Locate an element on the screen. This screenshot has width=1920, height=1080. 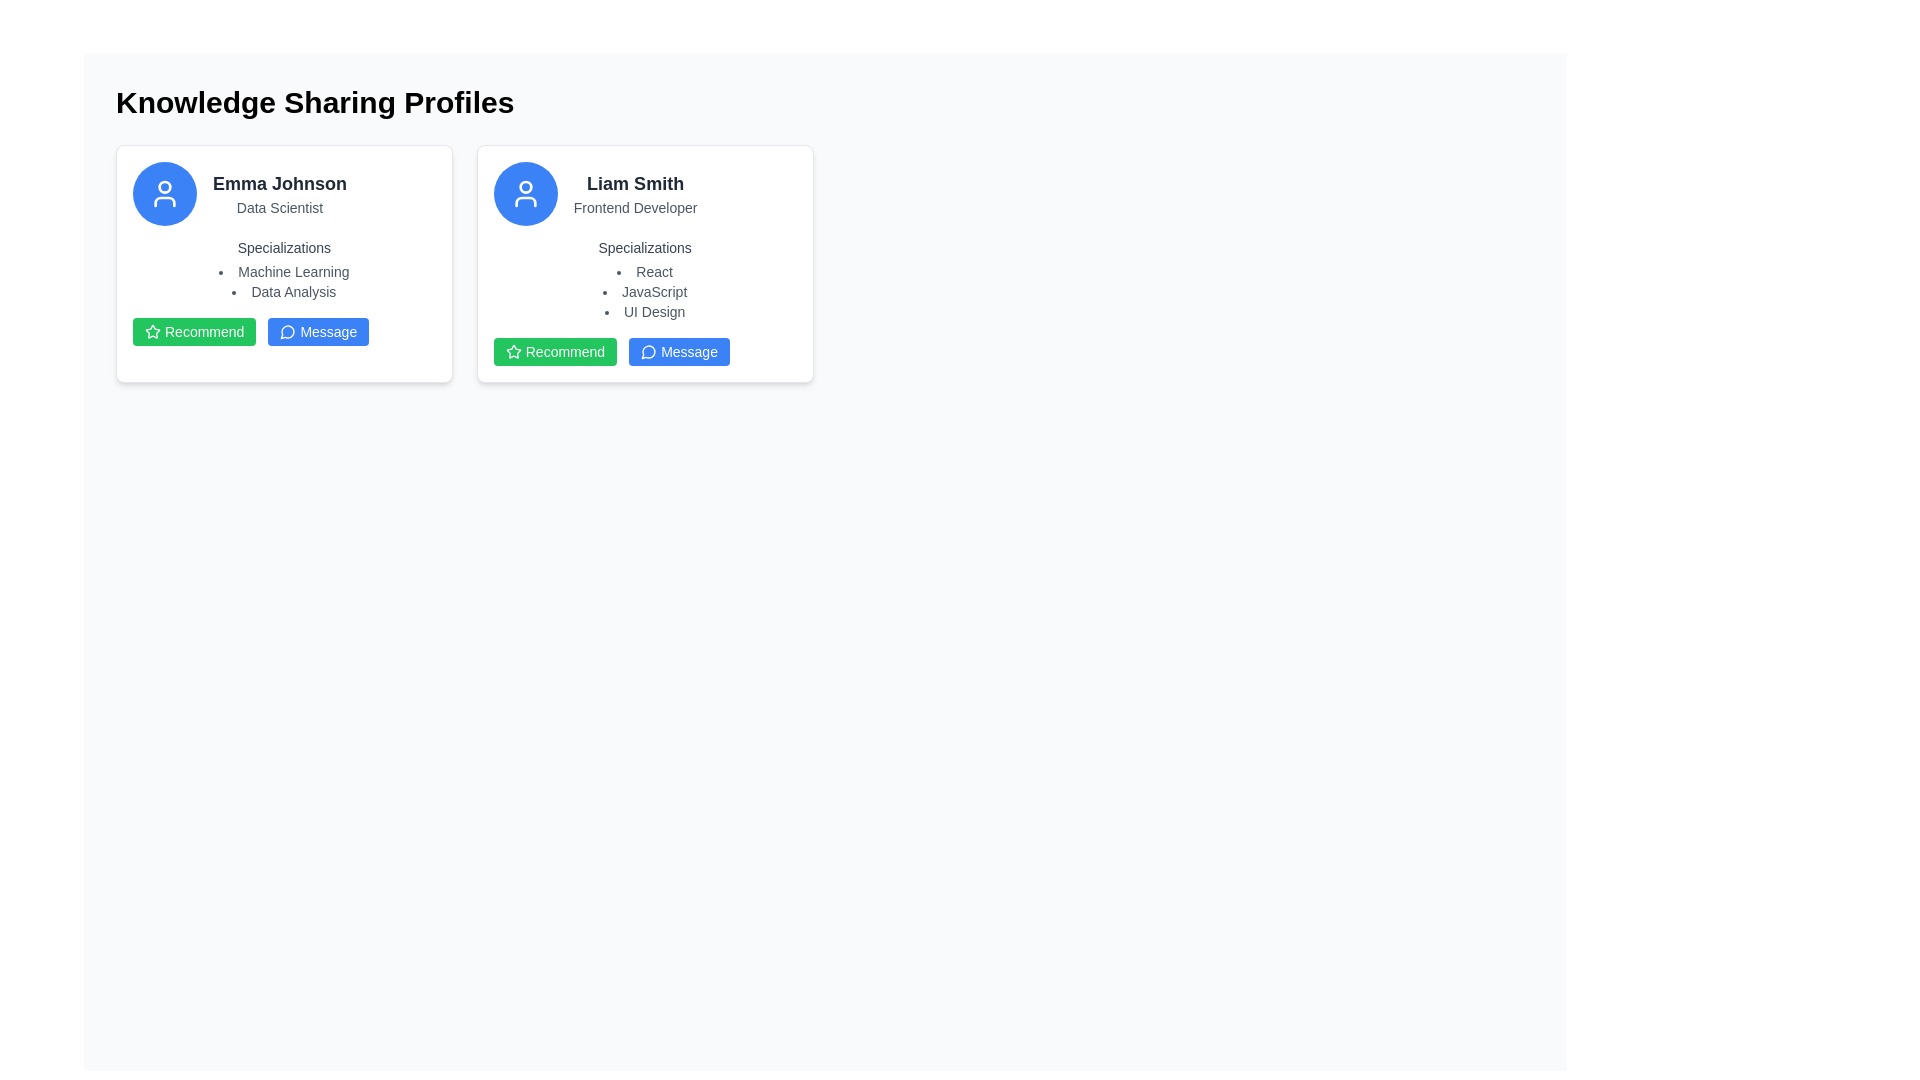
the text content 'JavaScript' which is styled in a smaller gray font and is the second bullet point in the Specializations section of Liam Smith's profile card is located at coordinates (645, 292).